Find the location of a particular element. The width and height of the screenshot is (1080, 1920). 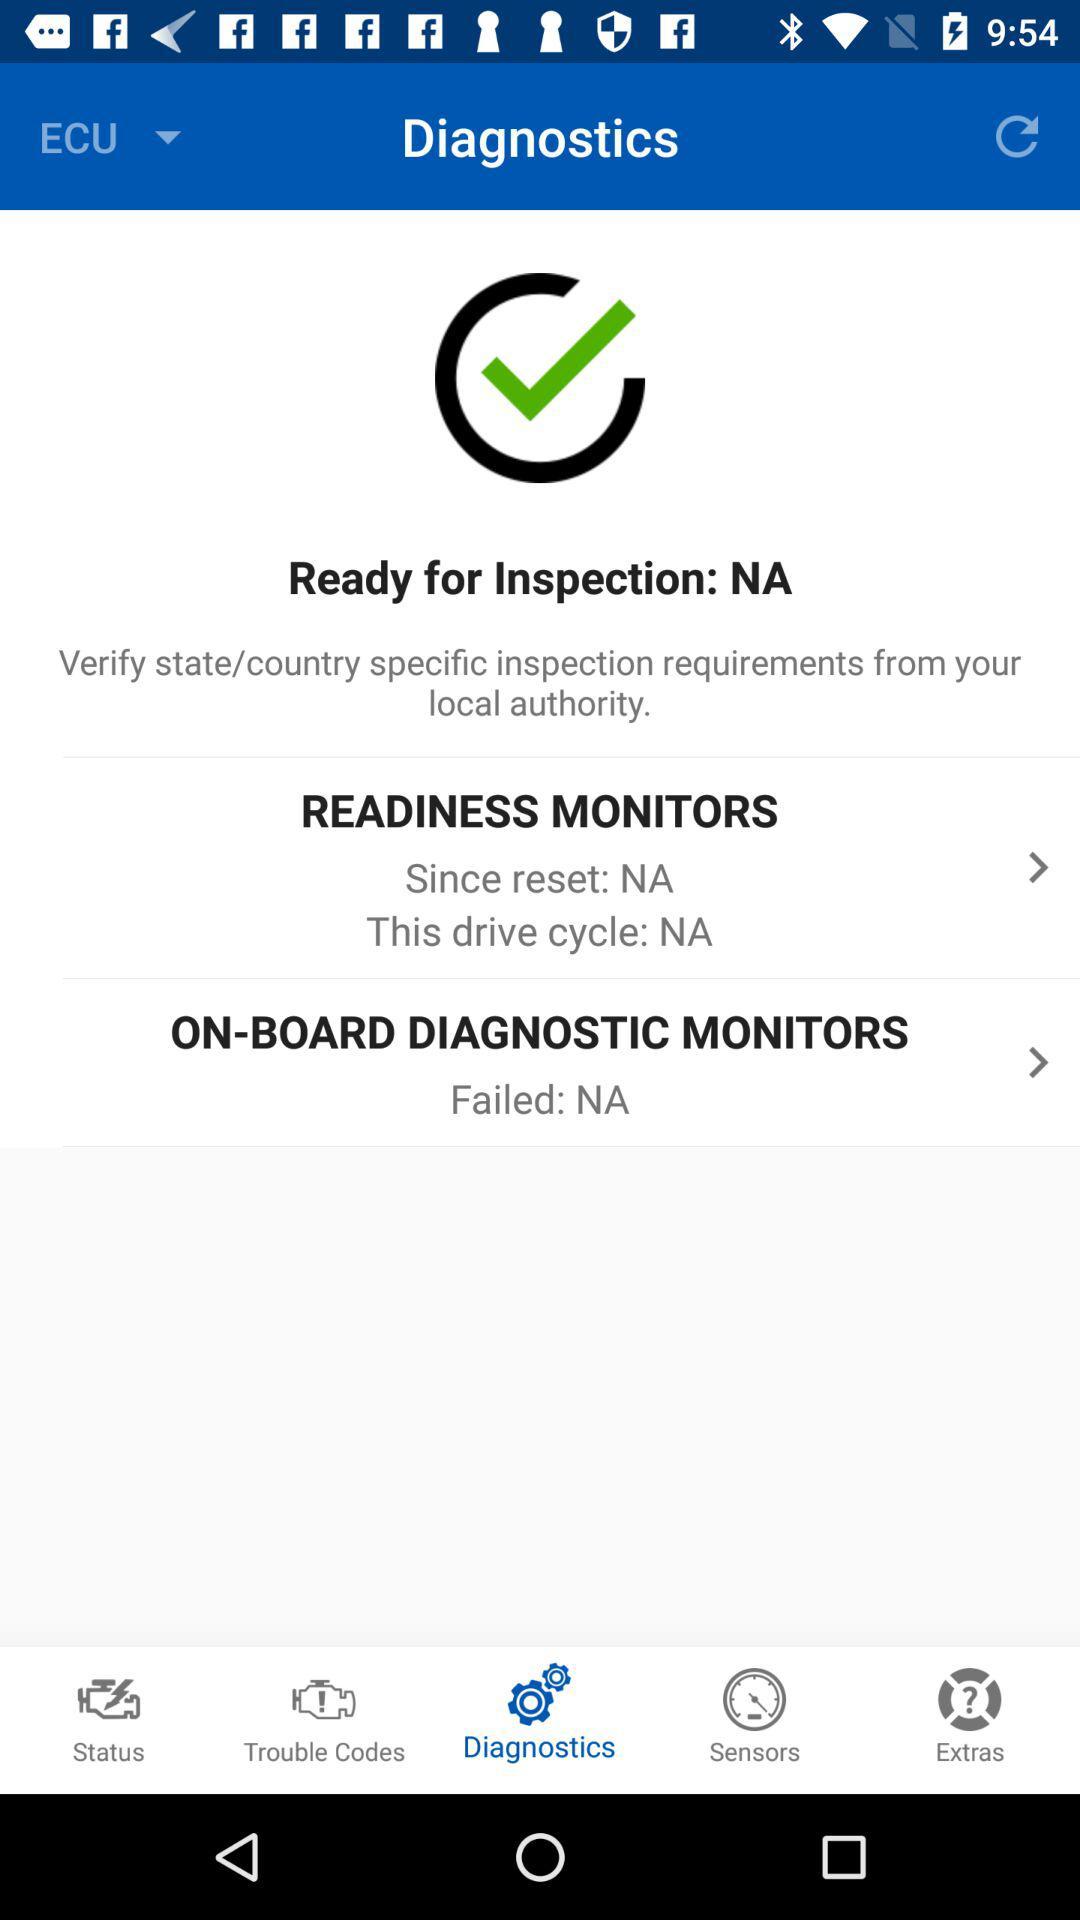

the icon next to diagnostics icon is located at coordinates (1017, 135).